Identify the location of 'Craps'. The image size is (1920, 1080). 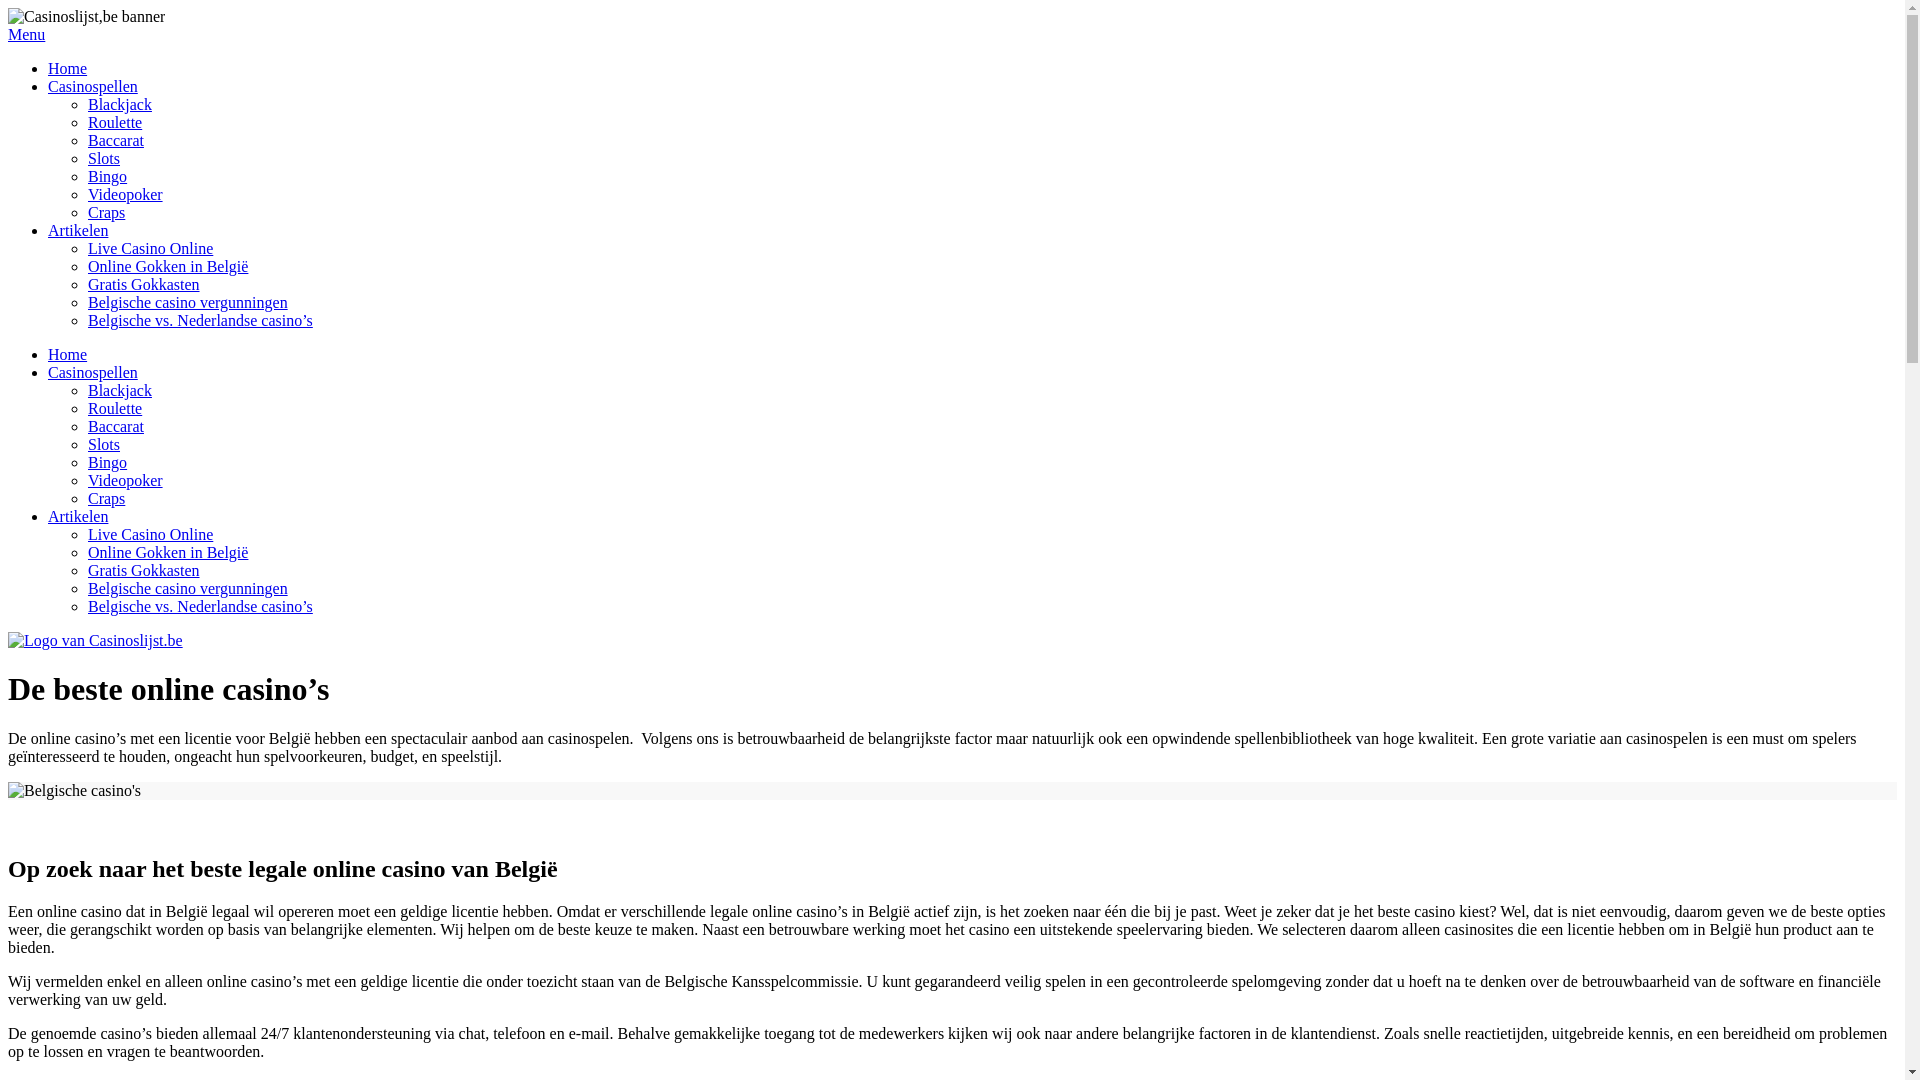
(86, 497).